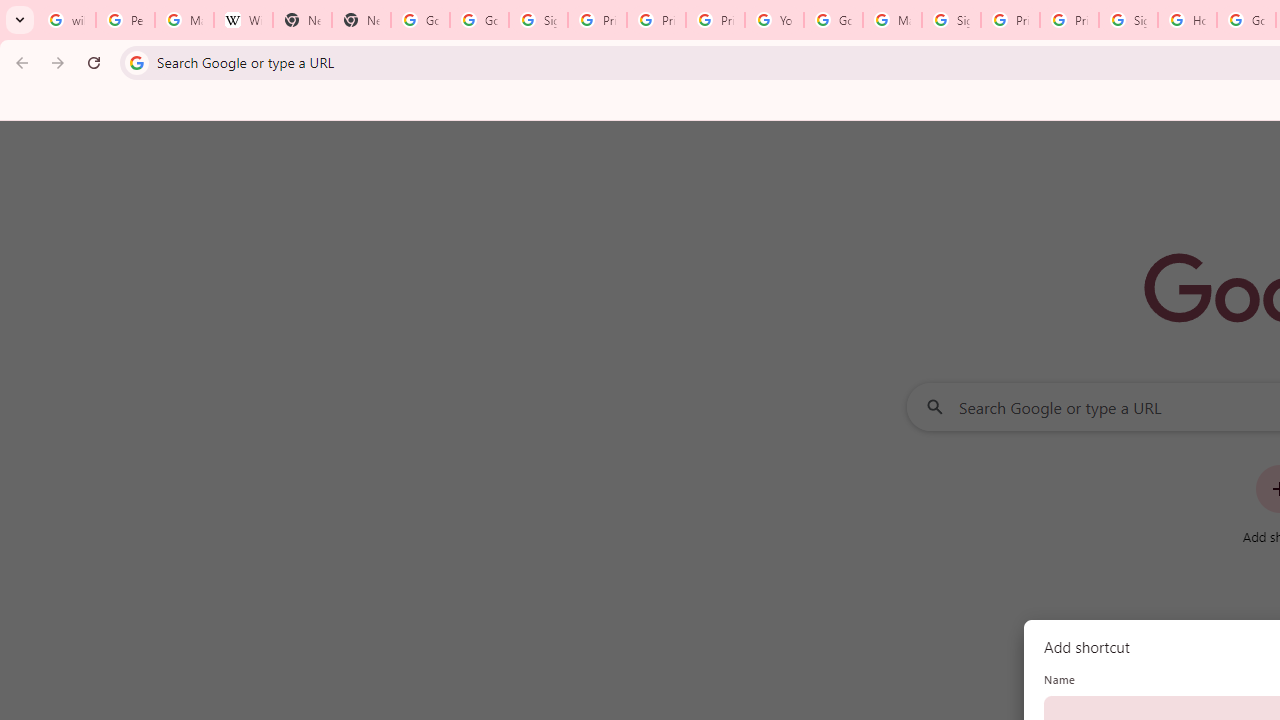  Describe the element at coordinates (184, 20) in the screenshot. I see `'Manage your Location History - Google Search Help'` at that location.